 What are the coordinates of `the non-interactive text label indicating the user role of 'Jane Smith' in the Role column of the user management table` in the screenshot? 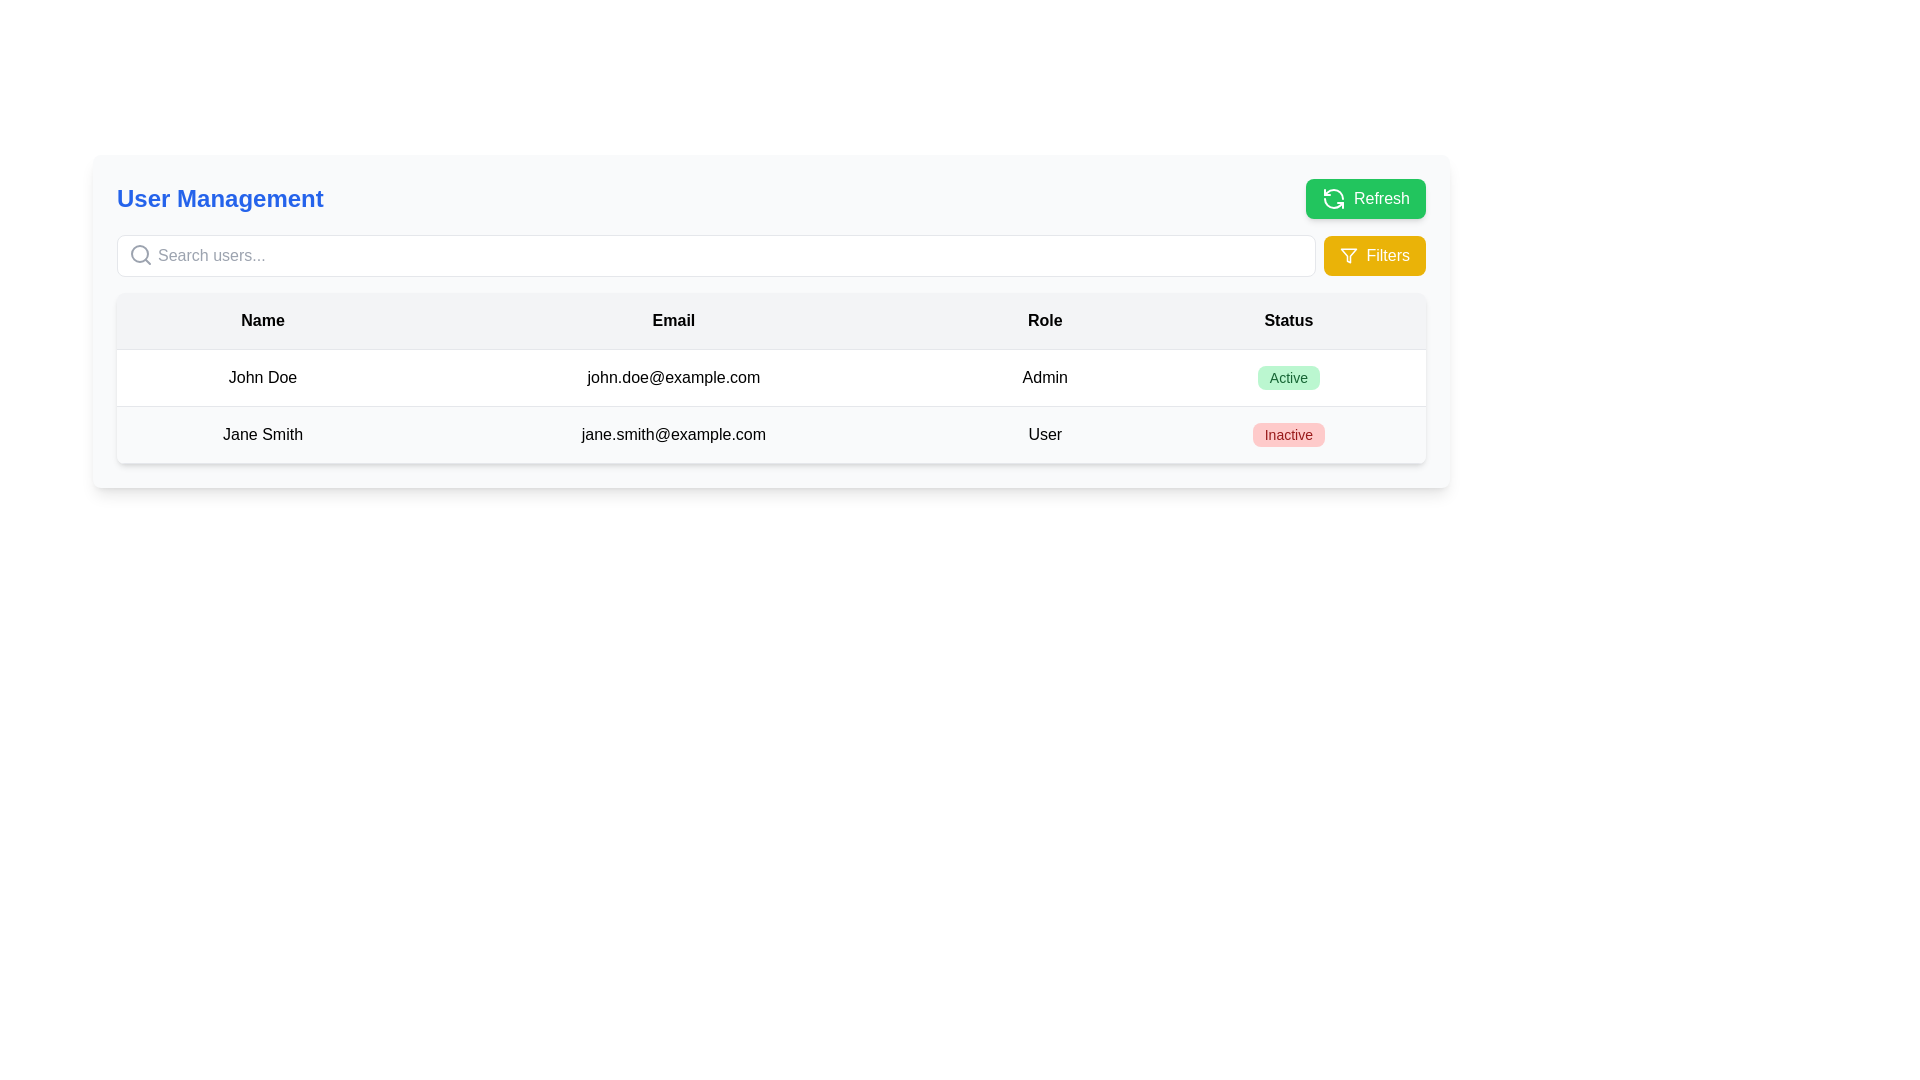 It's located at (1044, 434).